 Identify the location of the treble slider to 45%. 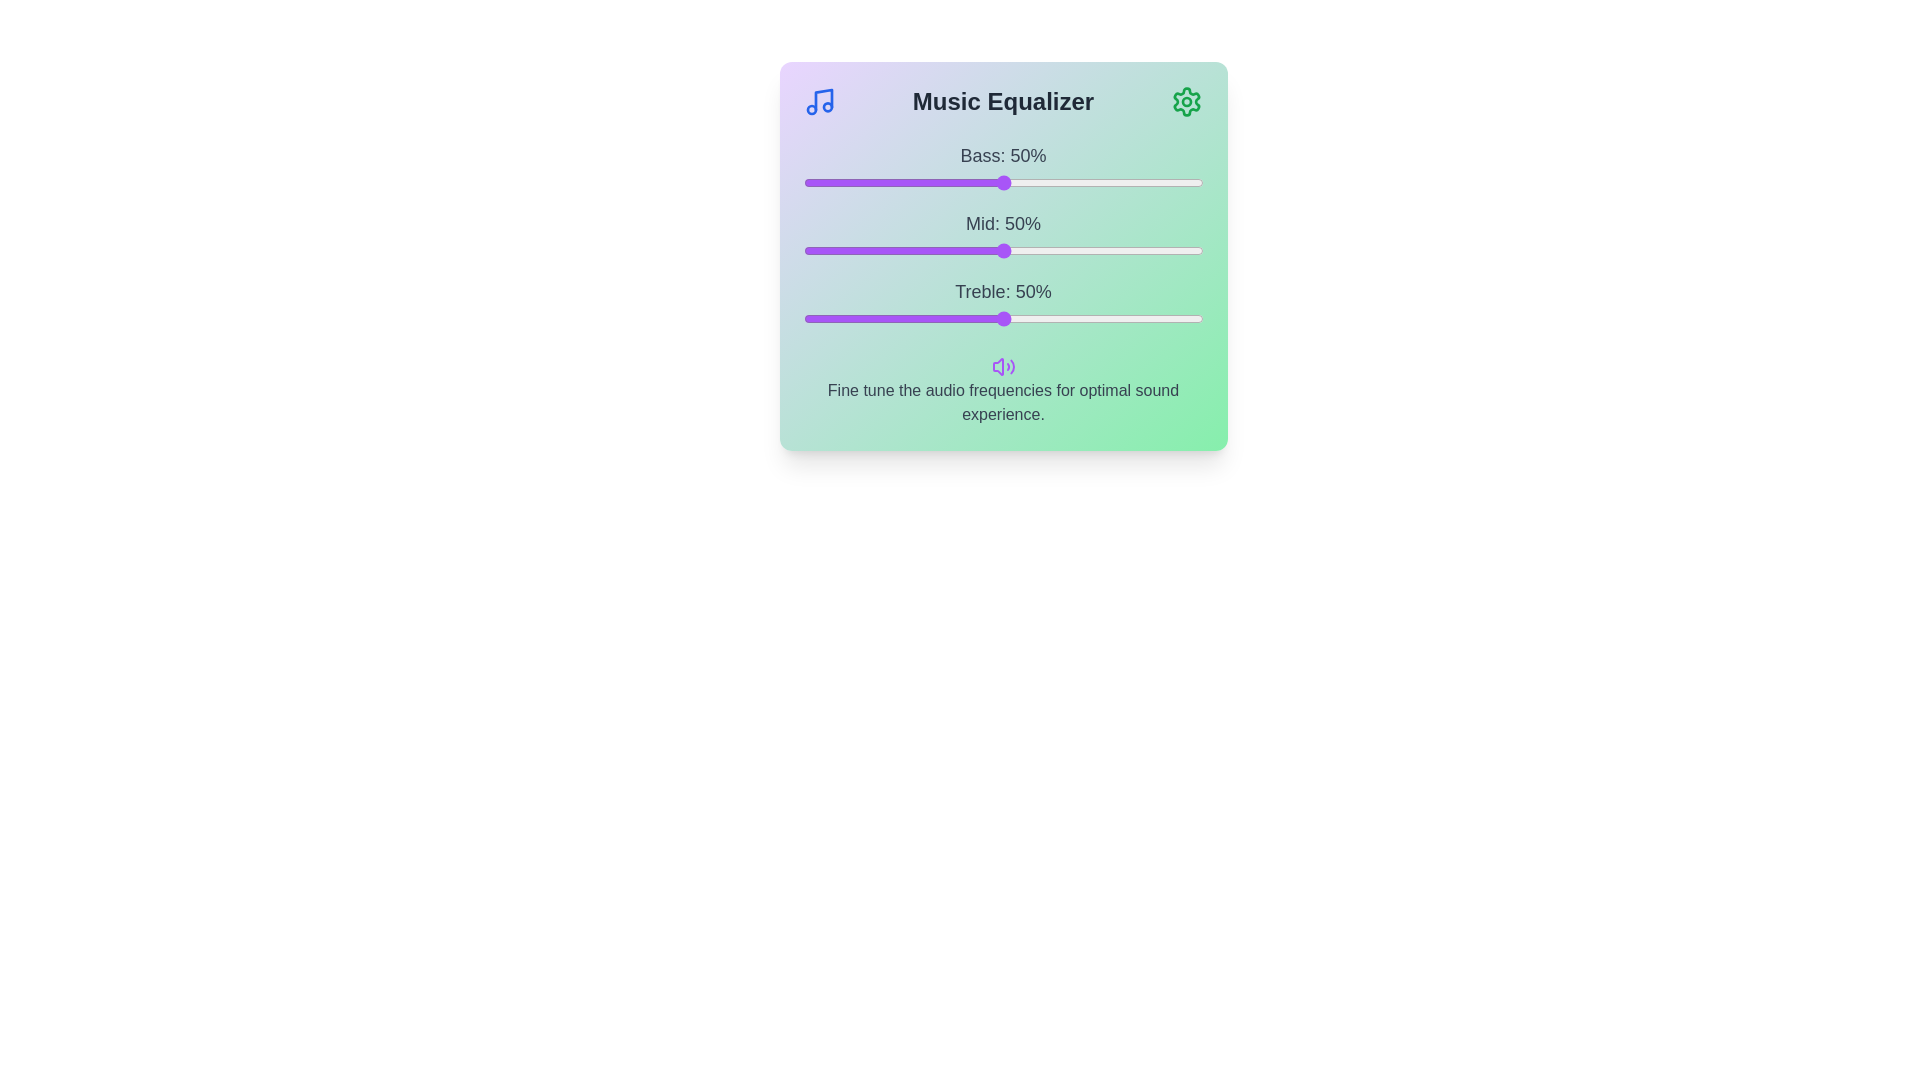
(983, 318).